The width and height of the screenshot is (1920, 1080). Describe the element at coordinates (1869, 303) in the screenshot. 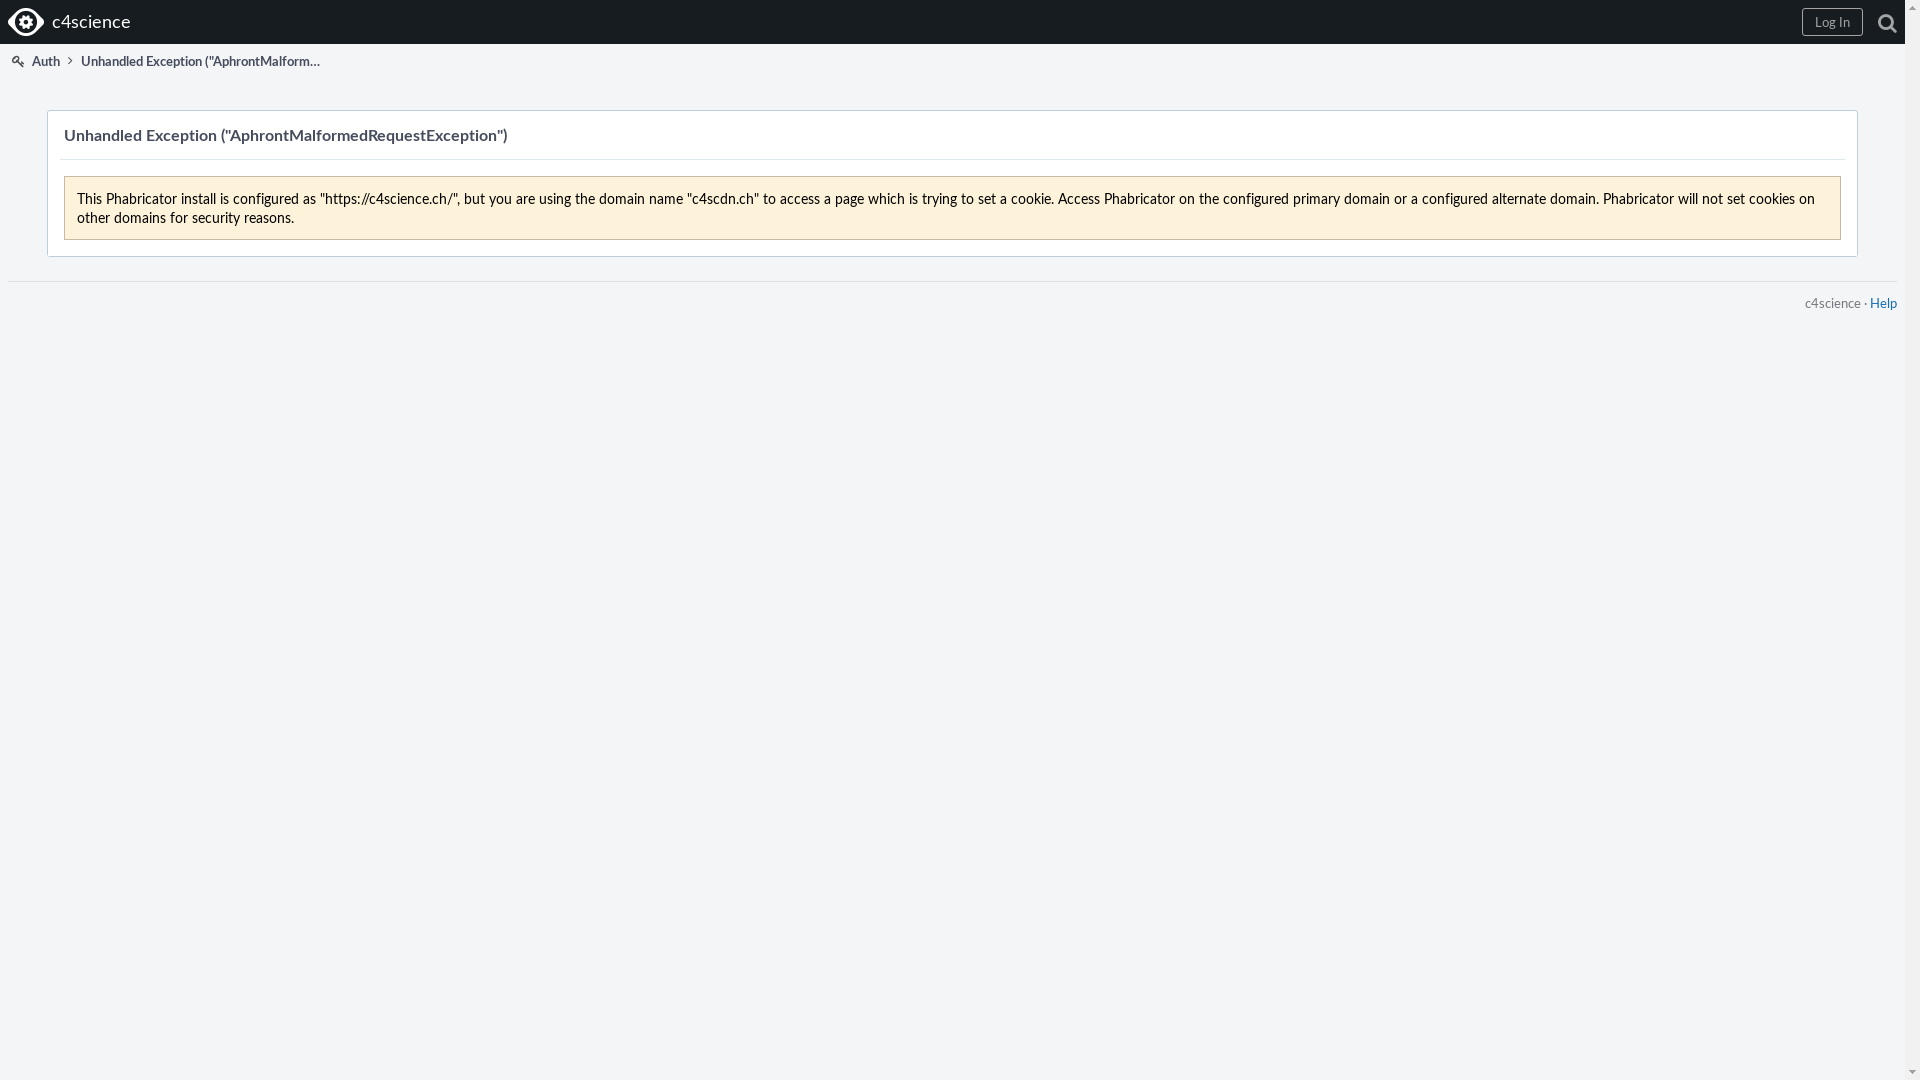

I see `'Help'` at that location.